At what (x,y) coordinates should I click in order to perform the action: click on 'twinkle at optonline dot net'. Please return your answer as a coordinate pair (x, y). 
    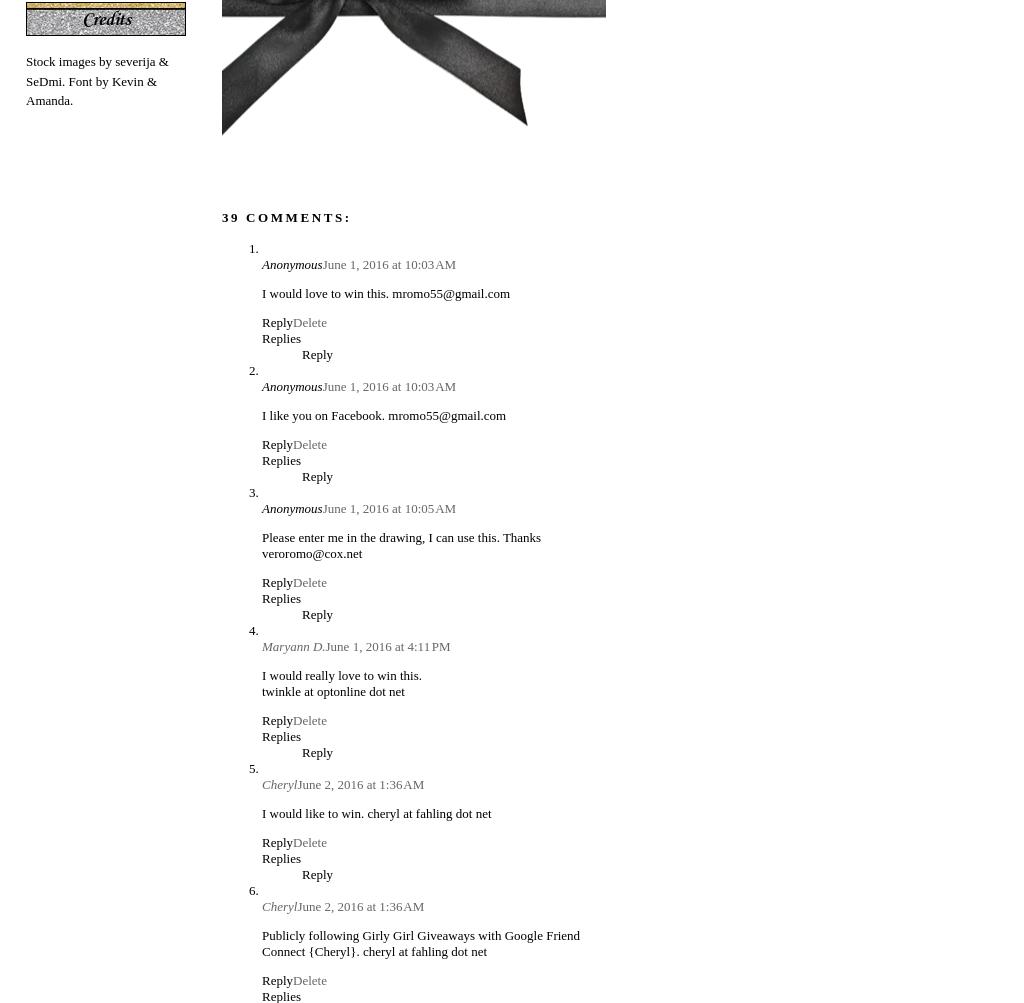
    Looking at the image, I should click on (332, 690).